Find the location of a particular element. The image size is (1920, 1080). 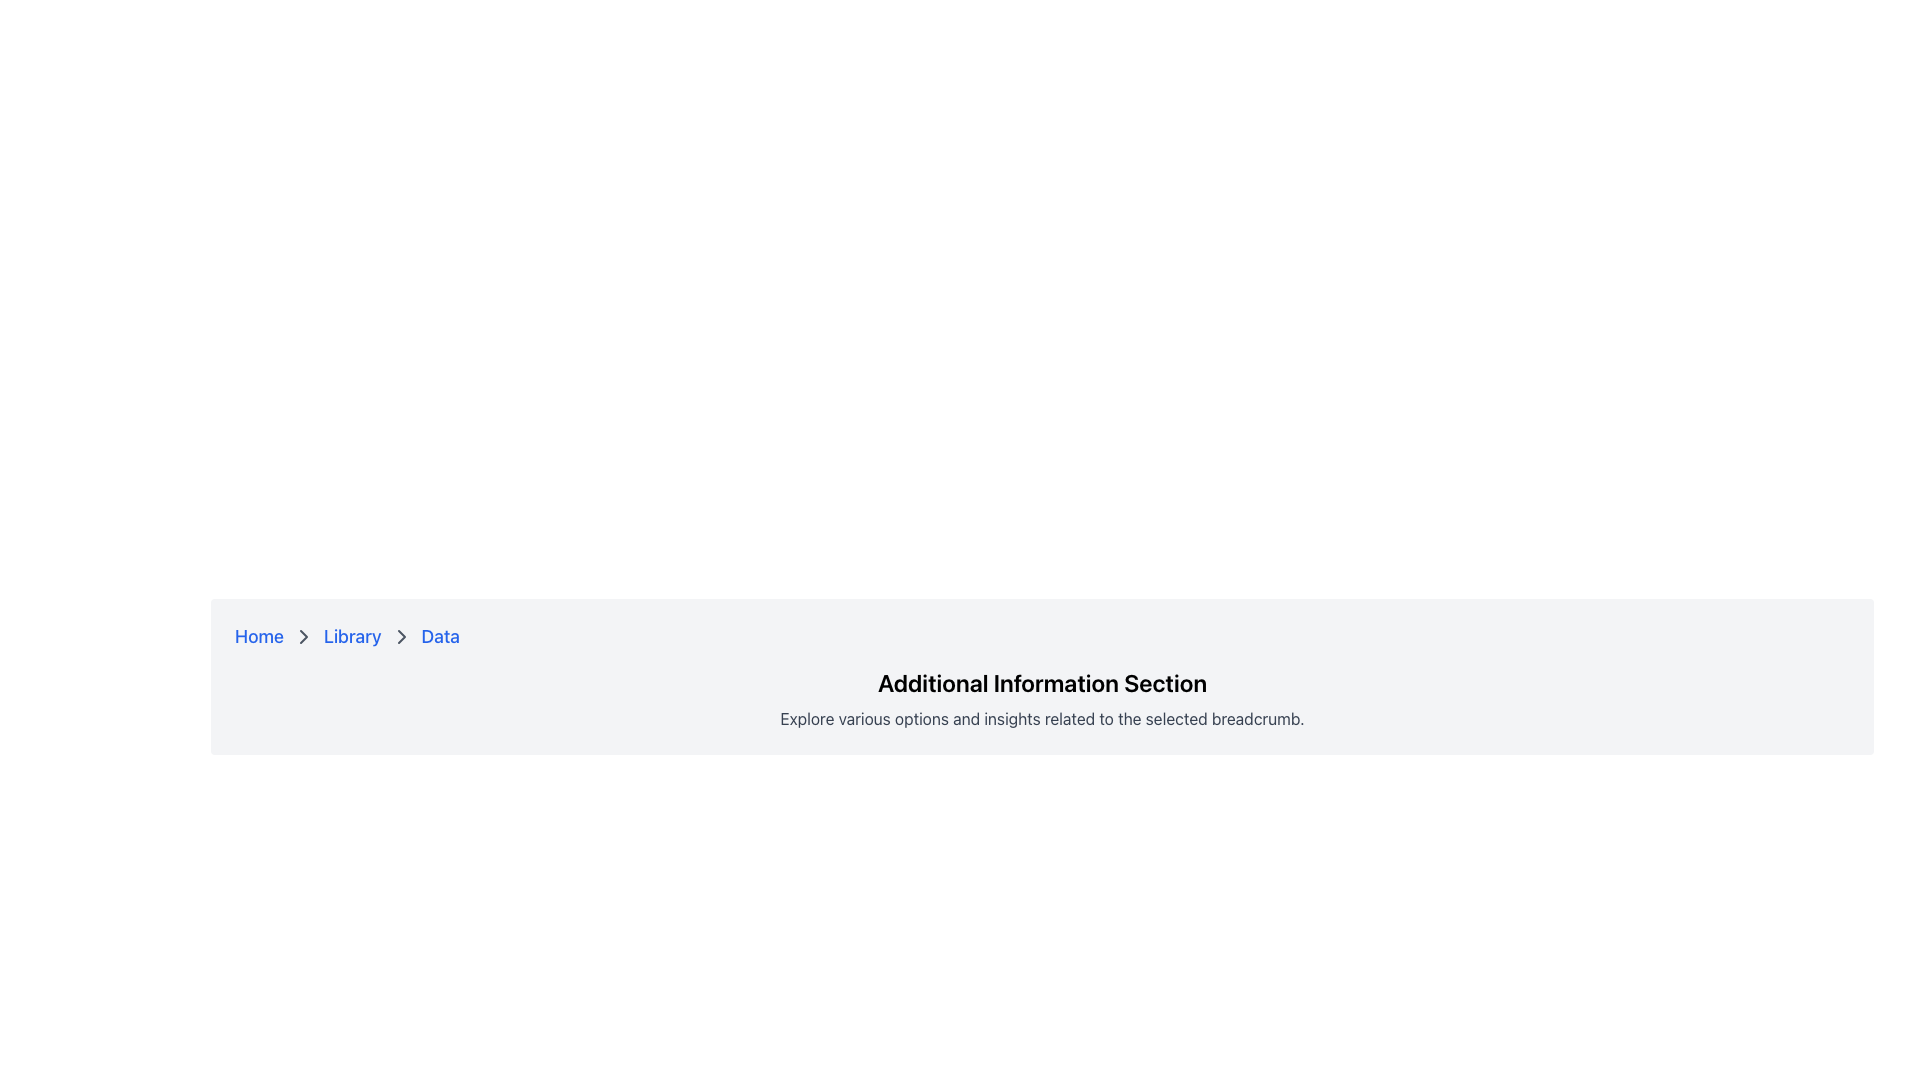

the Text block with a heading and a subheading that provides a description for further detailed information, located under the breadcrumb navigation section is located at coordinates (1041, 697).